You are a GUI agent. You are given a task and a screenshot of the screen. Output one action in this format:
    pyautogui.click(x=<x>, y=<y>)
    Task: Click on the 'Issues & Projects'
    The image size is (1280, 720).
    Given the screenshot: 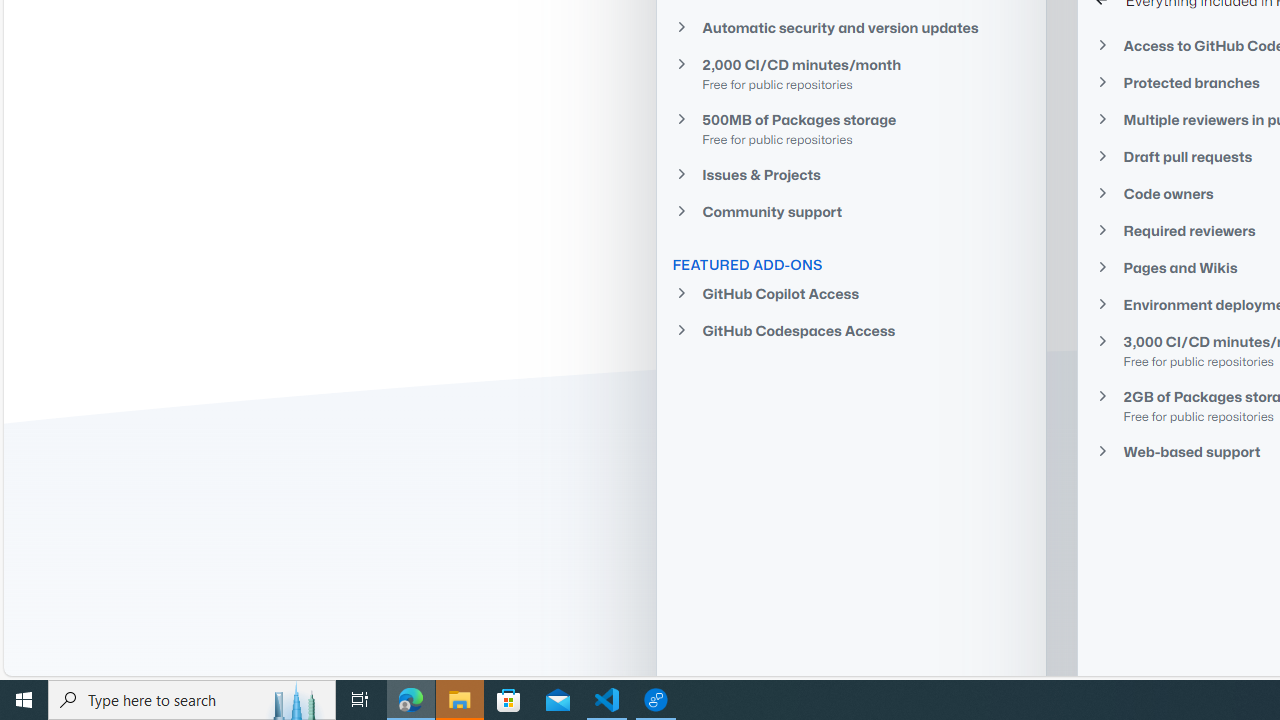 What is the action you would take?
    pyautogui.click(x=851, y=173)
    